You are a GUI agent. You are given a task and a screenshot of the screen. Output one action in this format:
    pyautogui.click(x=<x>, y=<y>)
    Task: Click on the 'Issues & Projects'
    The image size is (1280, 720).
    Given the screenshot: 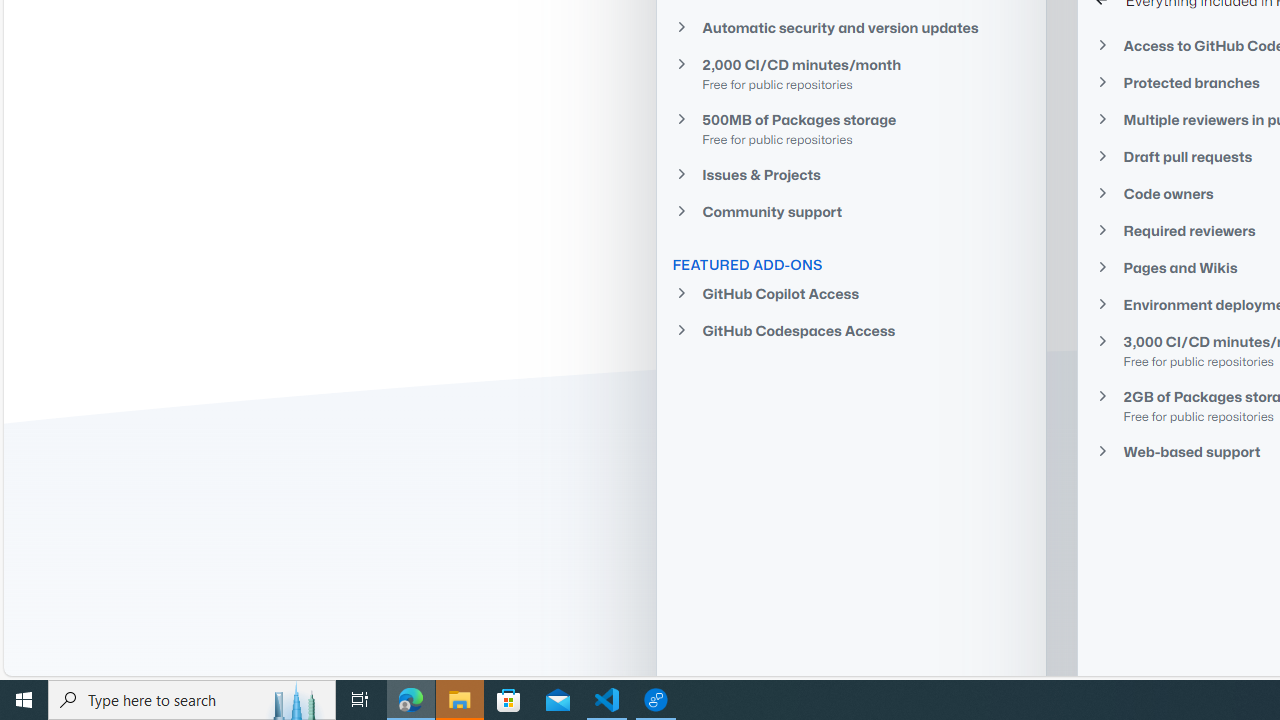 What is the action you would take?
    pyautogui.click(x=851, y=173)
    